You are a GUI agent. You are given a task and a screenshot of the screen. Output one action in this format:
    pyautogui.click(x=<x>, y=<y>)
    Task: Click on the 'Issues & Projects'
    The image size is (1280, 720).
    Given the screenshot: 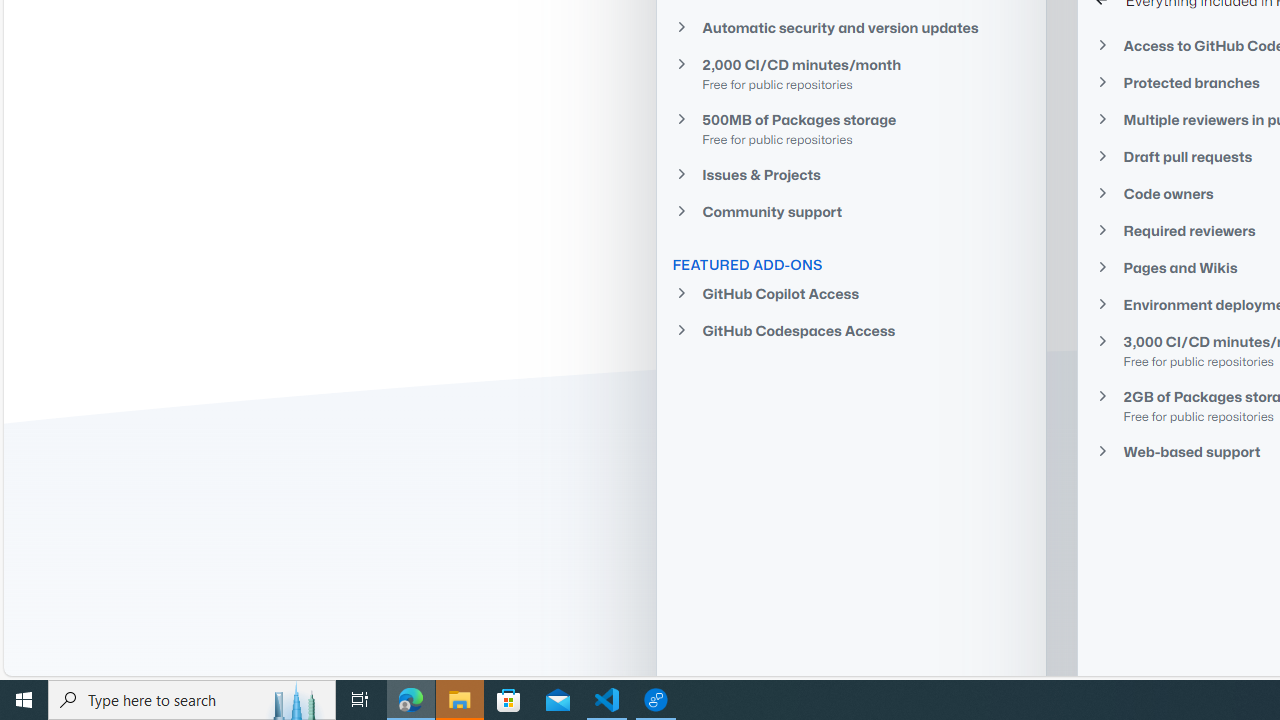 What is the action you would take?
    pyautogui.click(x=851, y=173)
    